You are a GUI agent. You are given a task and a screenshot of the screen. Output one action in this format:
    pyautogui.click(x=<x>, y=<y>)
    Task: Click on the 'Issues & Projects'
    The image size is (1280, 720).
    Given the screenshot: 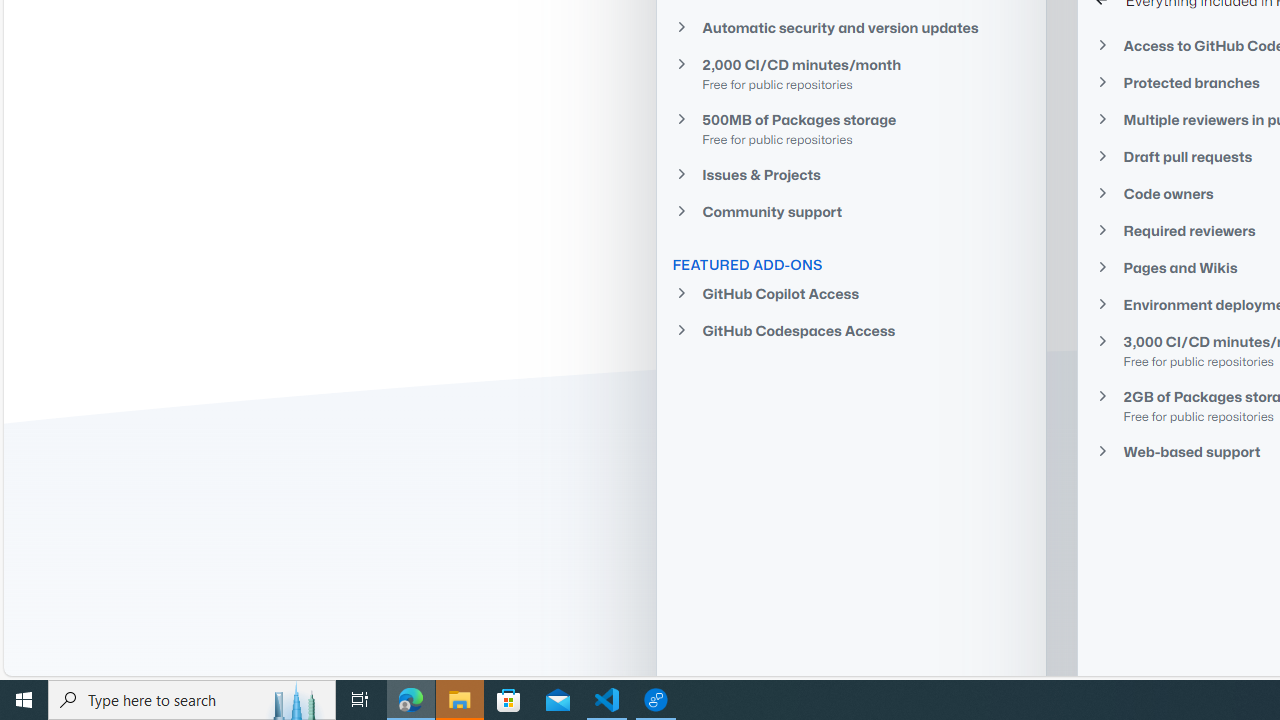 What is the action you would take?
    pyautogui.click(x=851, y=173)
    